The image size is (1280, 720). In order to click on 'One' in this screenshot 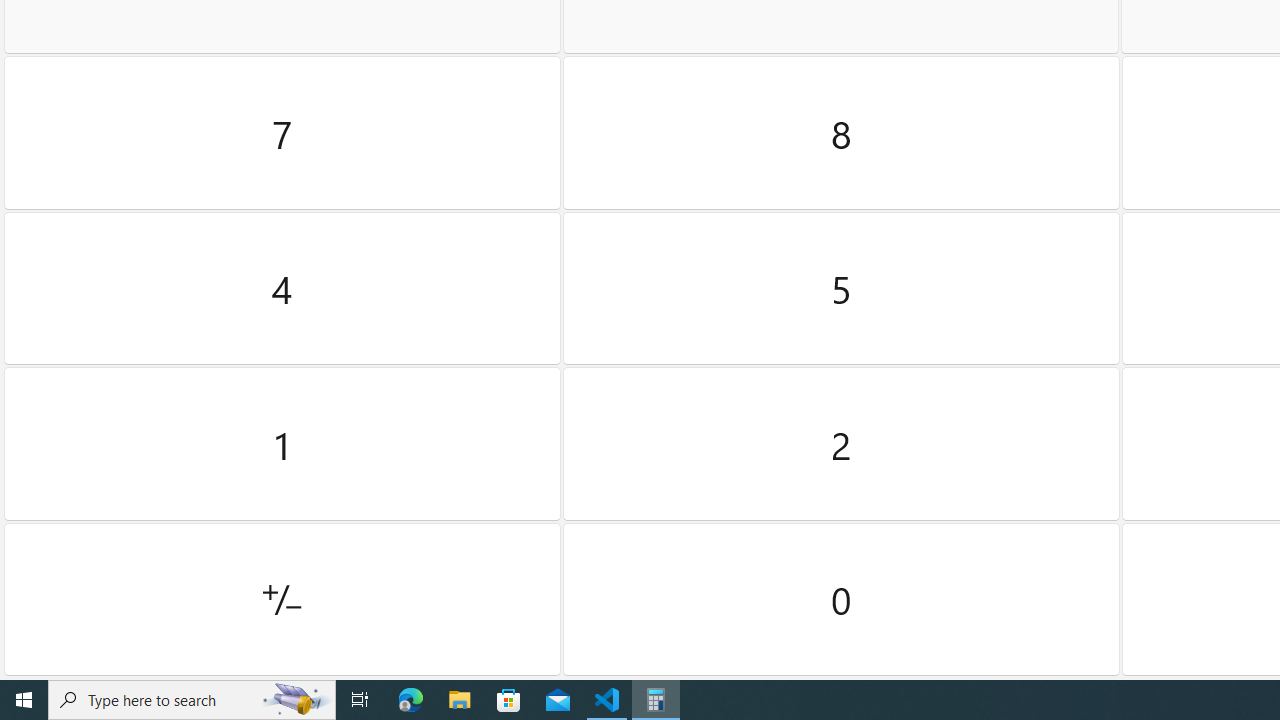, I will do `click(281, 443)`.